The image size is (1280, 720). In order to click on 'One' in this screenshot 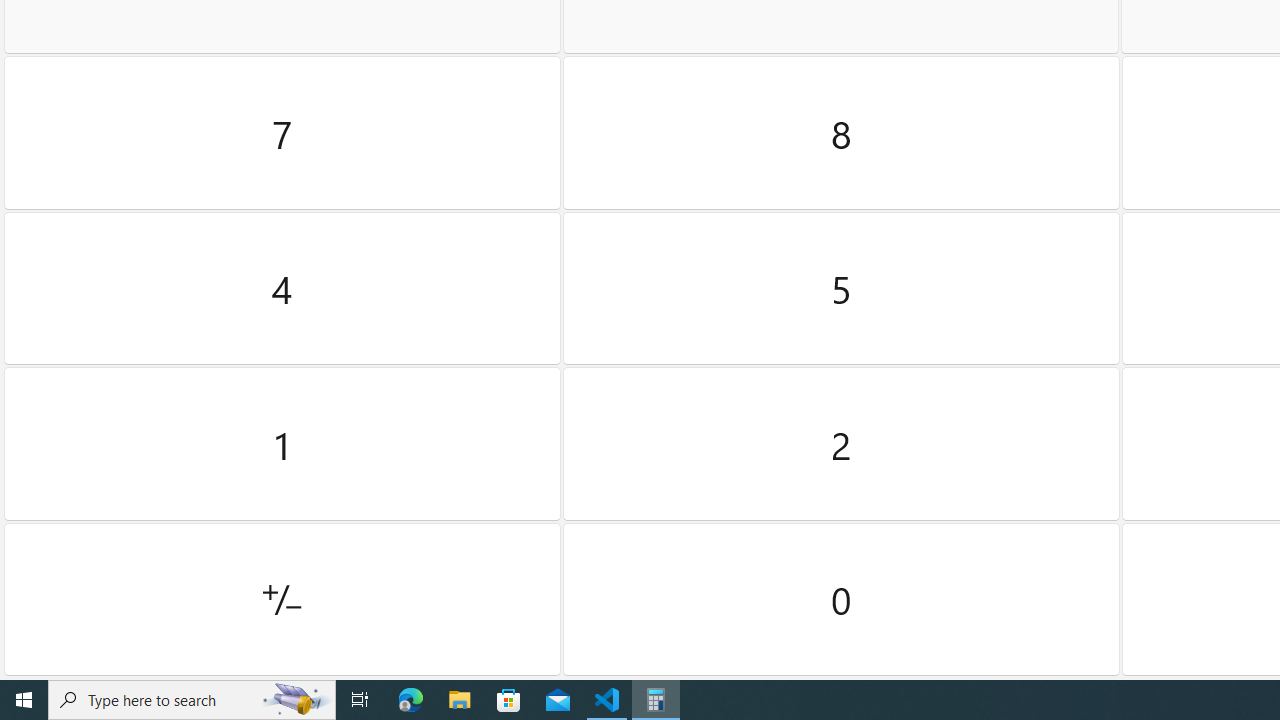, I will do `click(281, 443)`.